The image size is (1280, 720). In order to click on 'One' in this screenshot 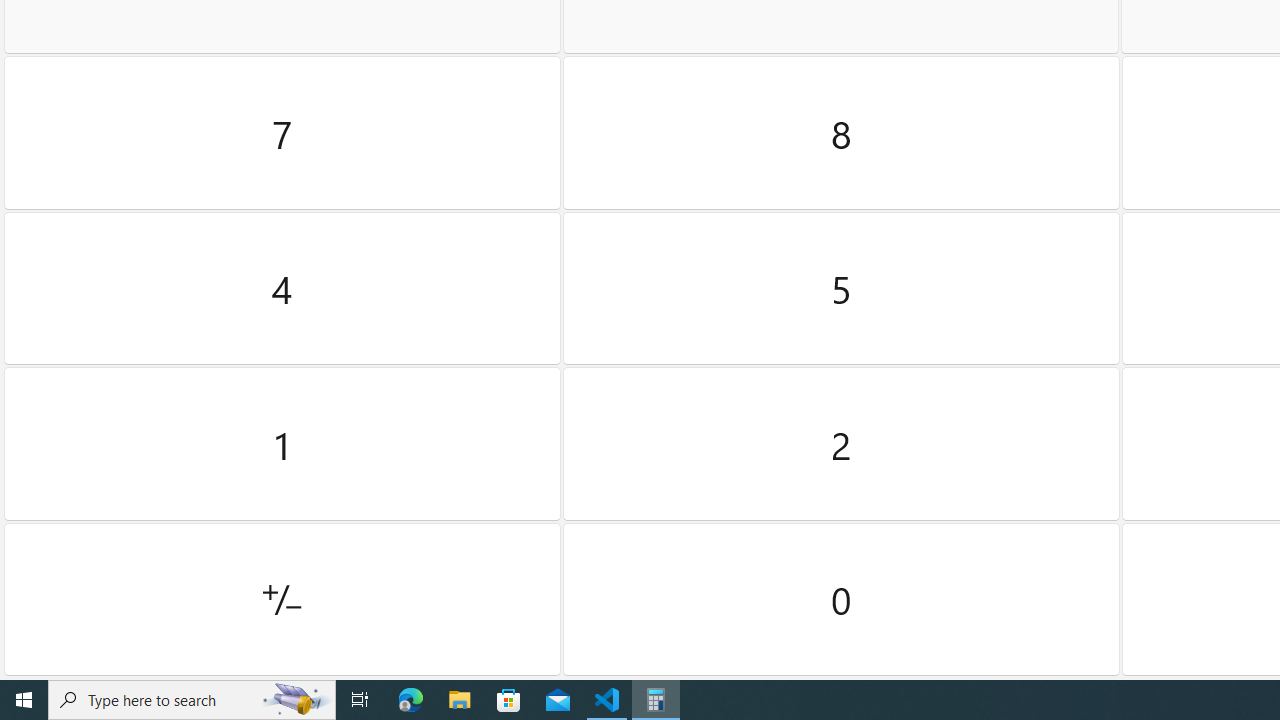, I will do `click(281, 443)`.